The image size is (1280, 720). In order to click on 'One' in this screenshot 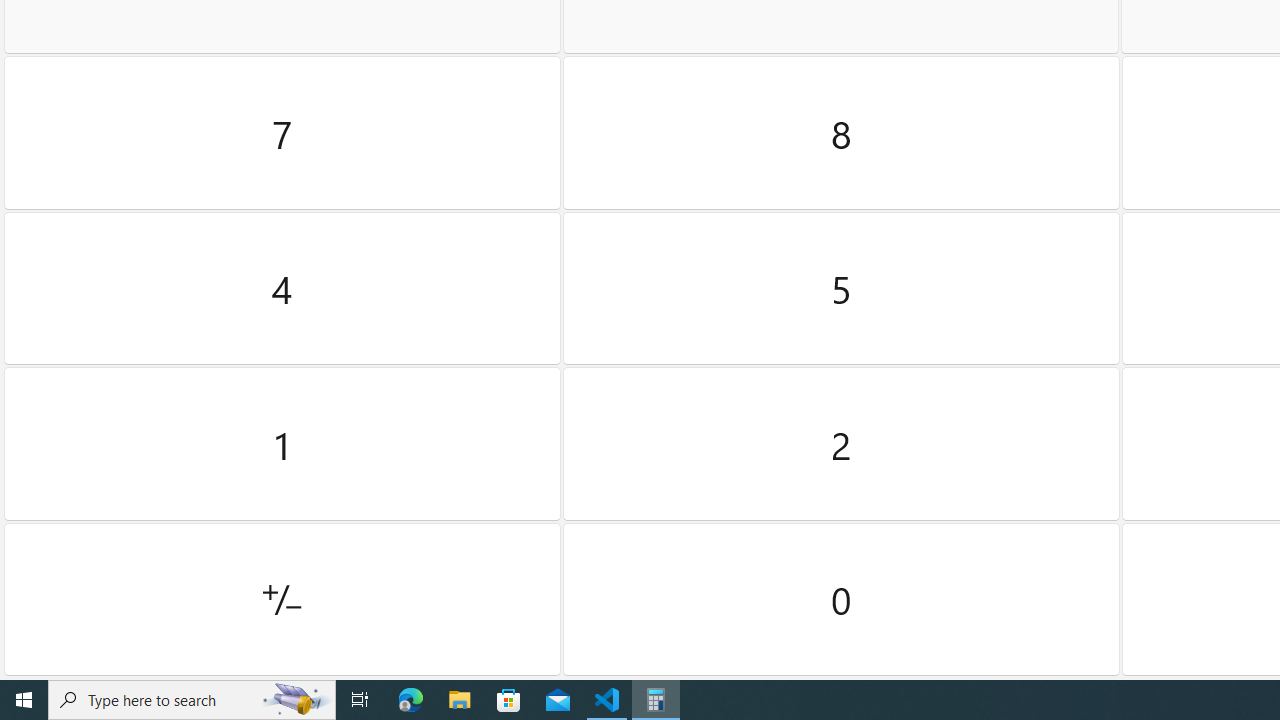, I will do `click(281, 443)`.